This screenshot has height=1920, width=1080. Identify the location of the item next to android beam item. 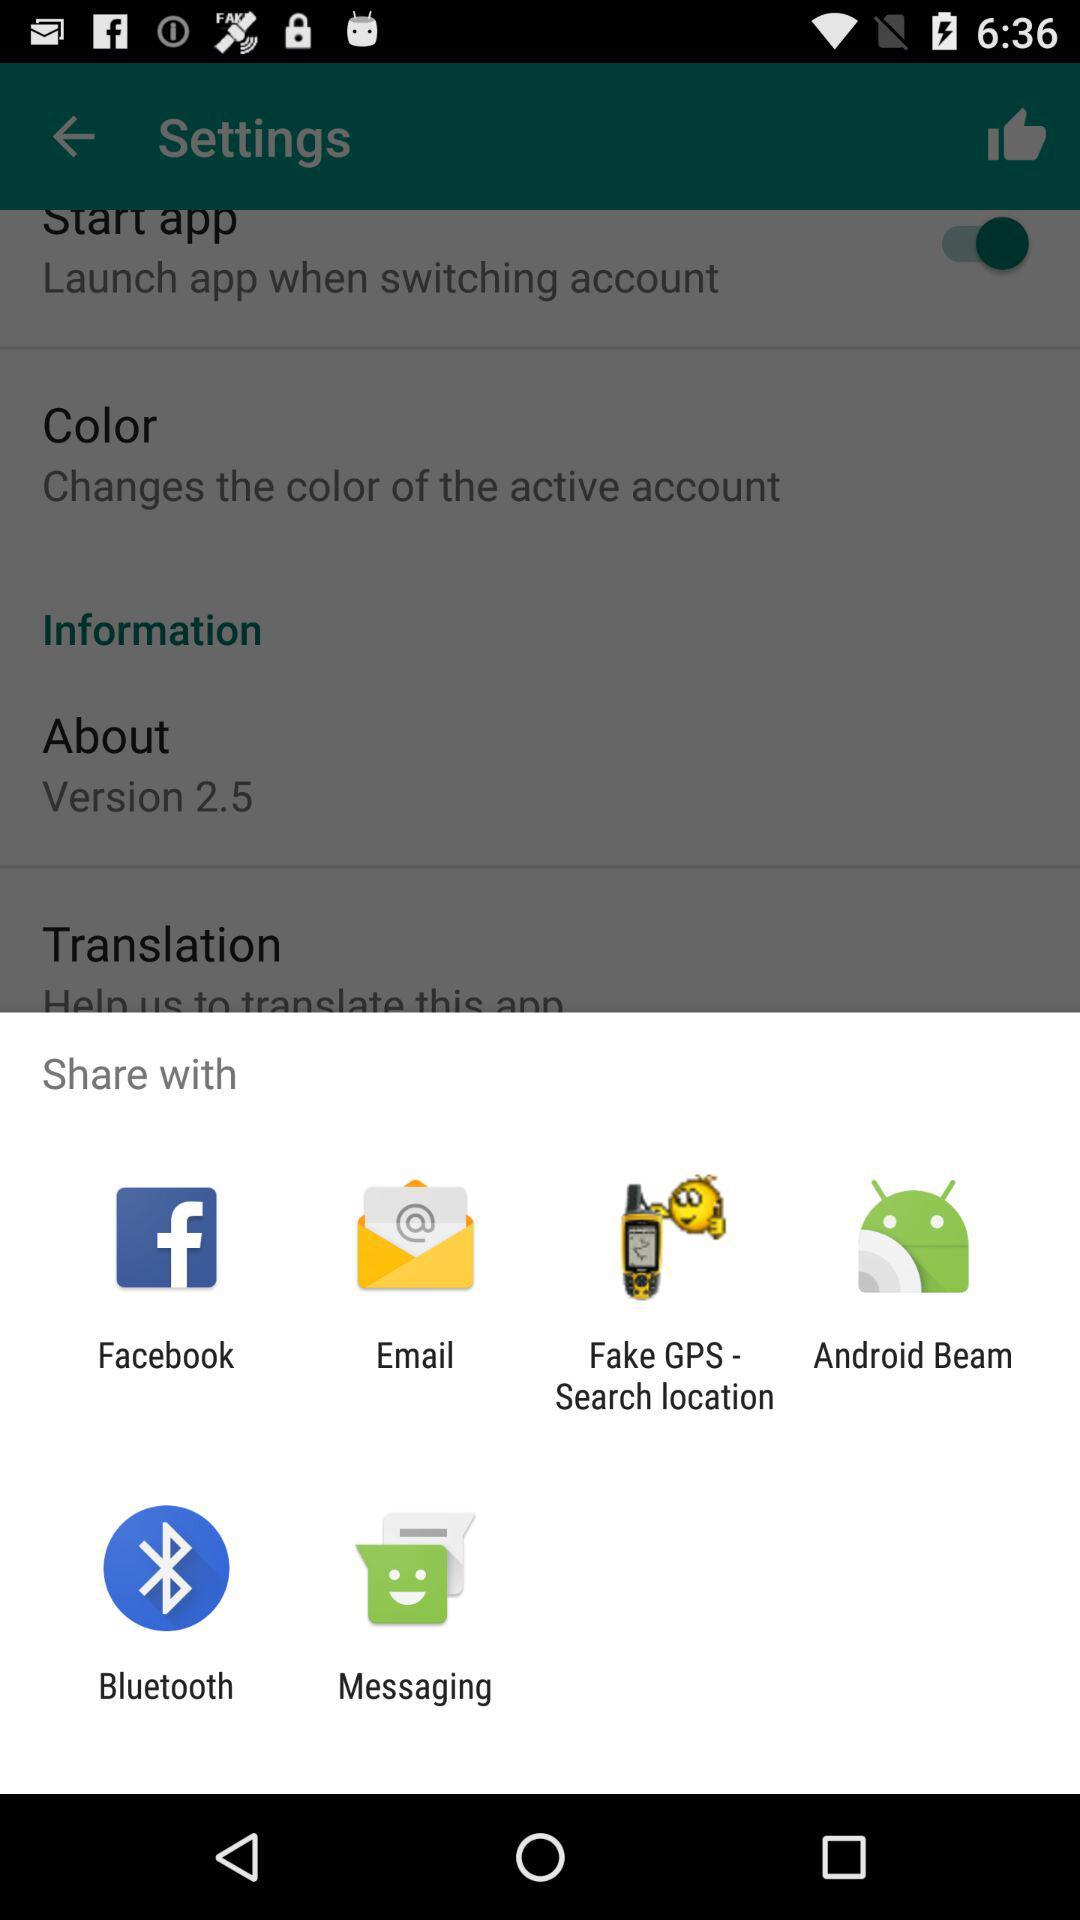
(664, 1374).